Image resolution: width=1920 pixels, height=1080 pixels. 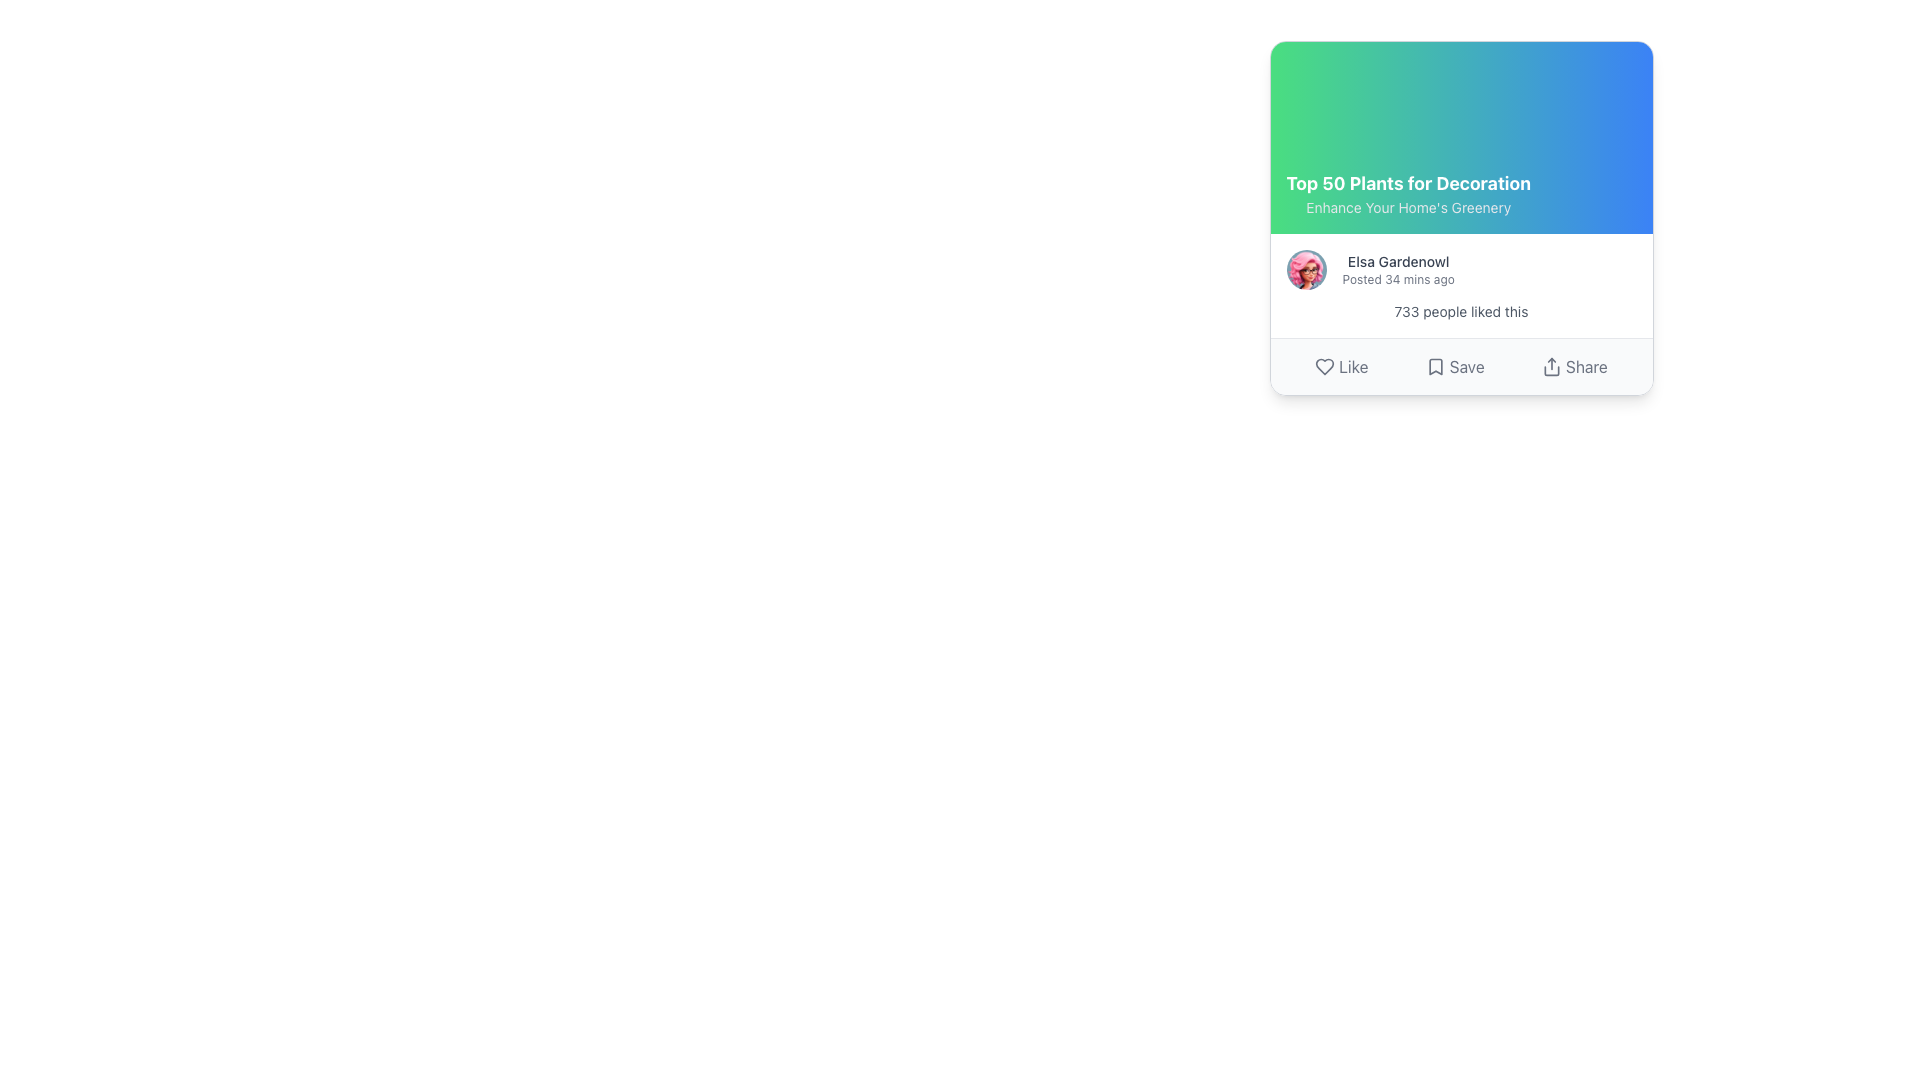 I want to click on the Share button located to the right of the Like and Save buttons in the footer section of the card layout to share the associated content, so click(x=1573, y=366).